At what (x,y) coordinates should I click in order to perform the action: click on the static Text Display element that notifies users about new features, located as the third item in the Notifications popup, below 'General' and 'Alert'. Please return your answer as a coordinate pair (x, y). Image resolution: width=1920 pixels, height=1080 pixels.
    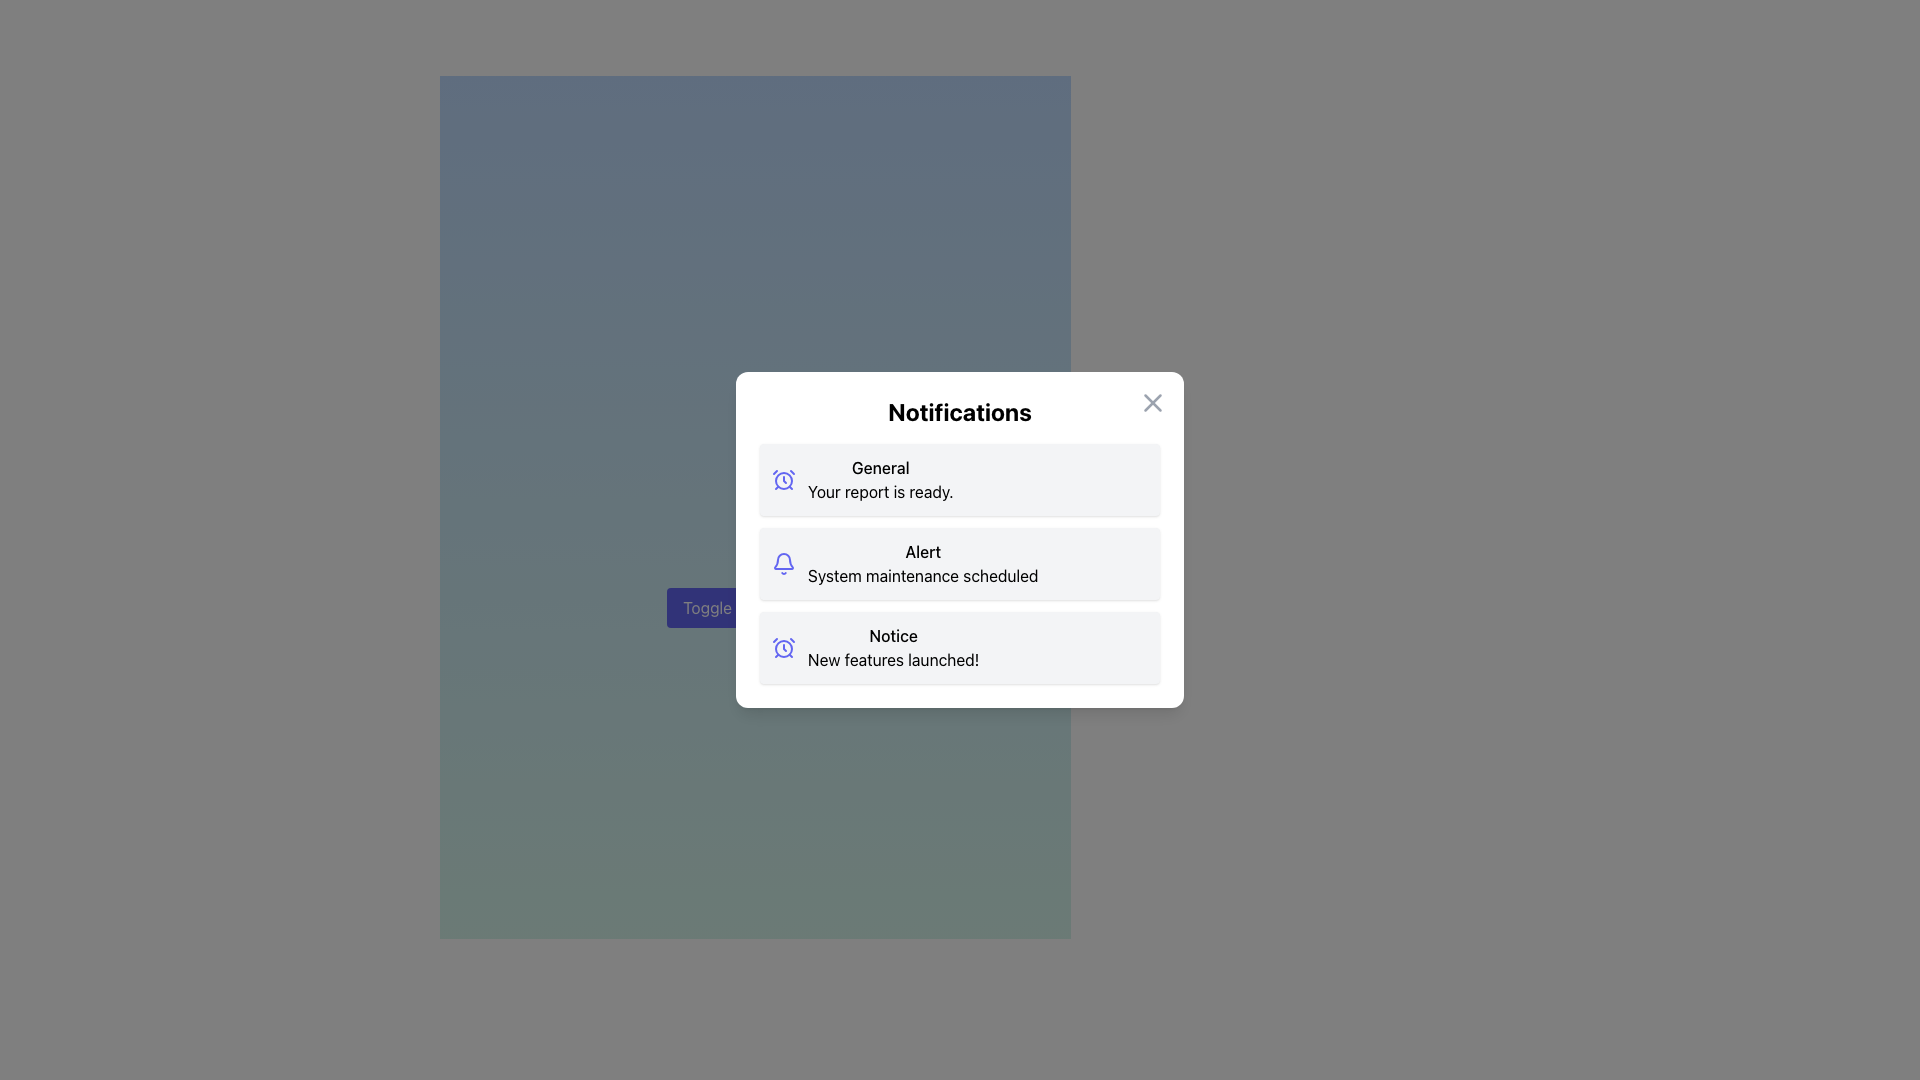
    Looking at the image, I should click on (892, 648).